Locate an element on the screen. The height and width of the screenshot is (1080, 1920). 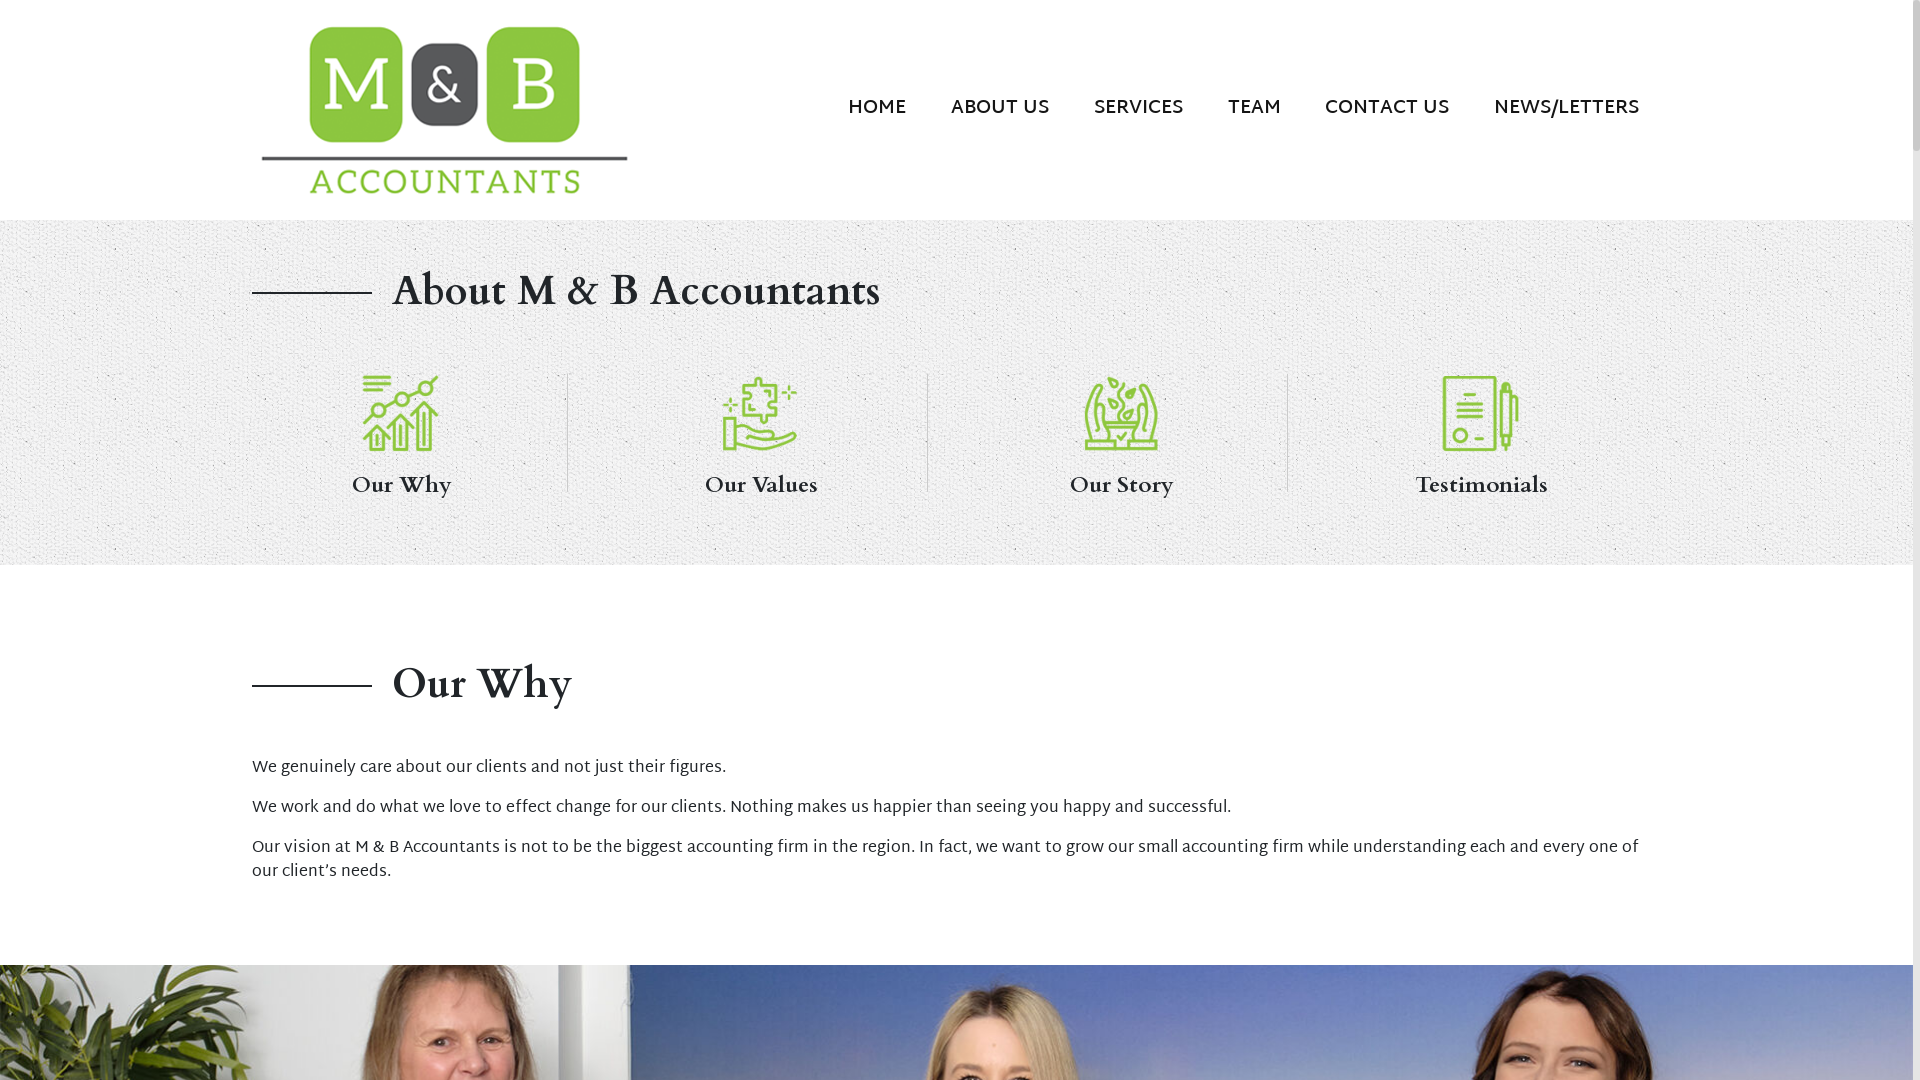
'Our Values' is located at coordinates (761, 412).